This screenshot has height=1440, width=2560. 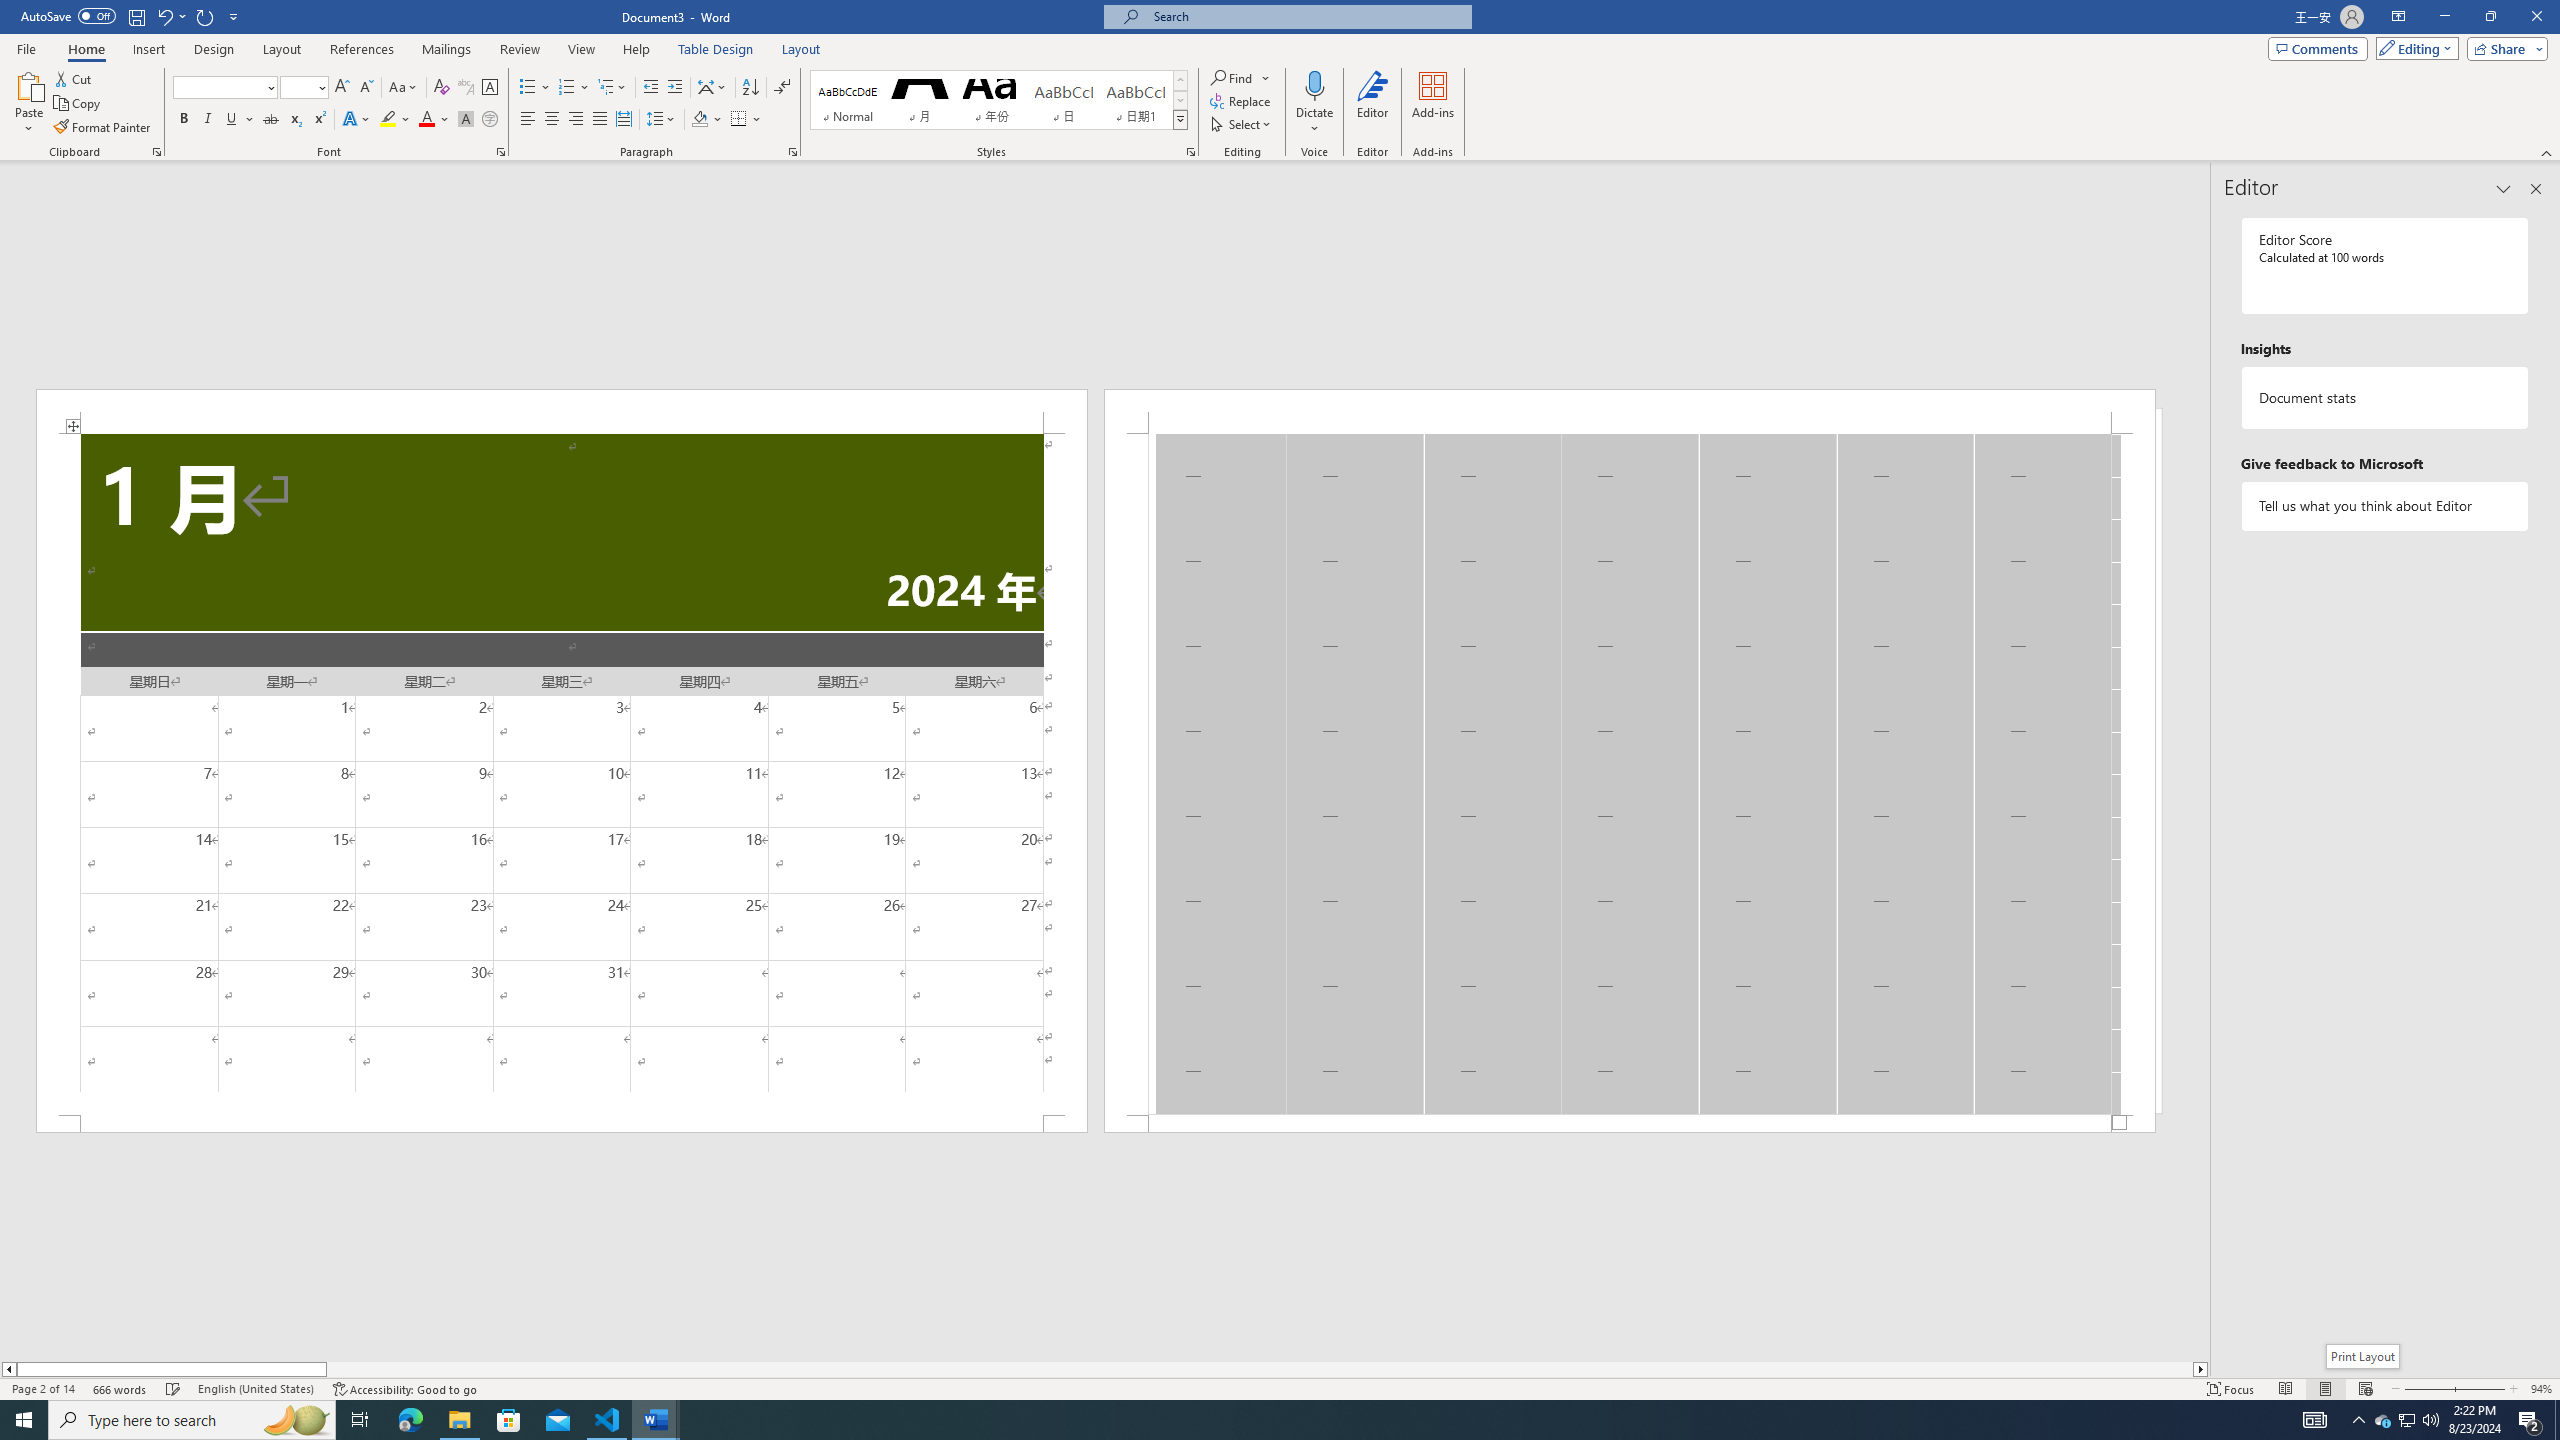 I want to click on 'Page Number Page 2 of 14', so click(x=42, y=1389).